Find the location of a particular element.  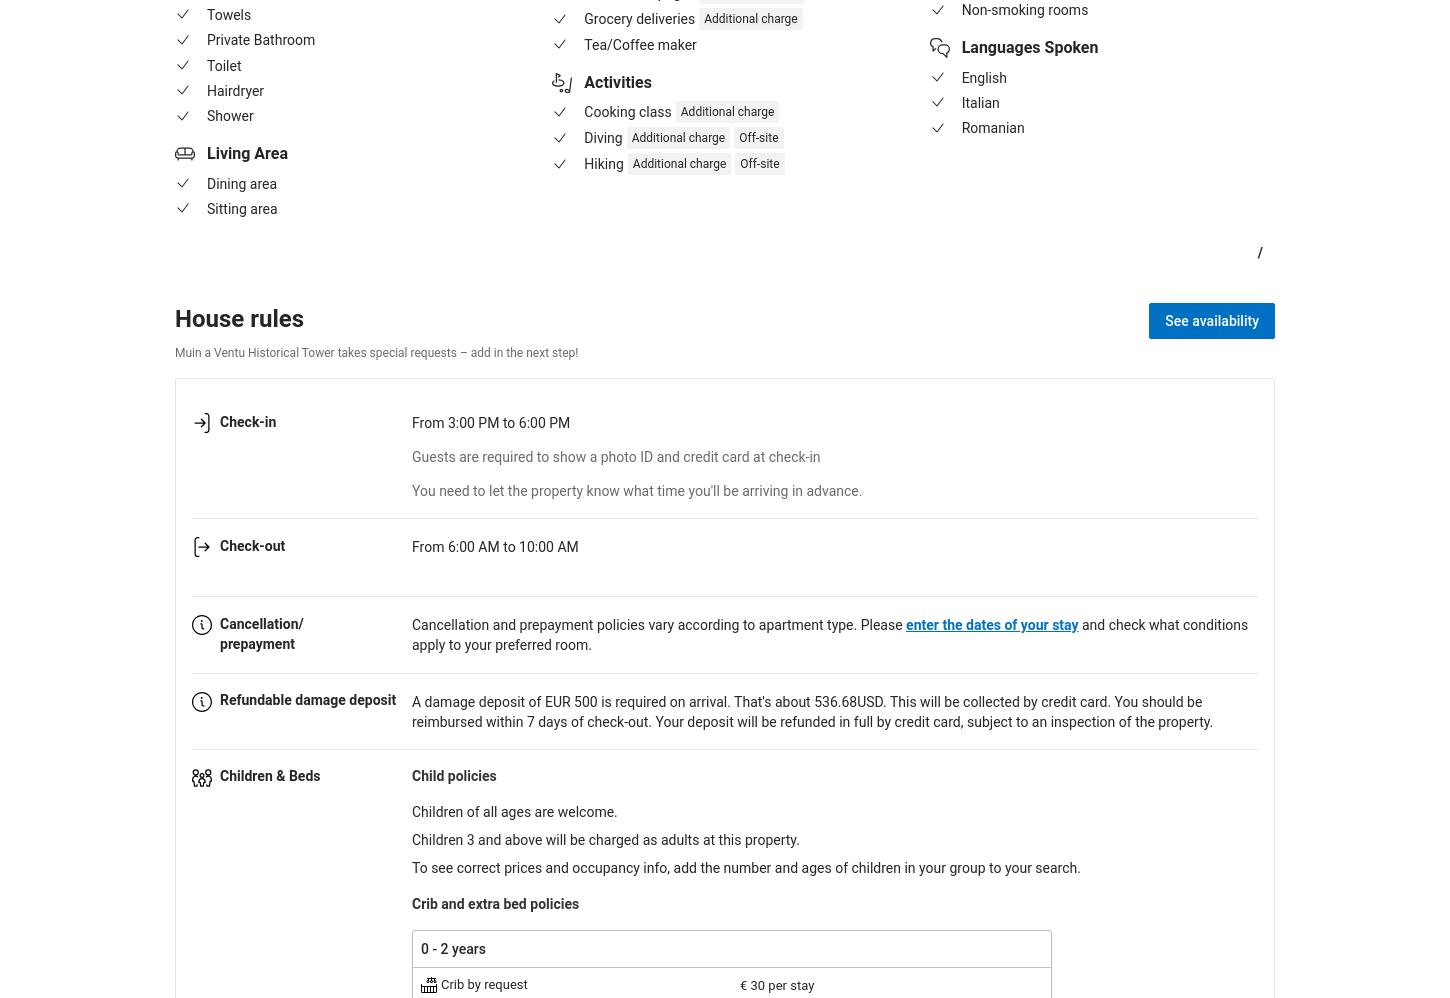

'From 3:00 PM to 6:00 PM' is located at coordinates (490, 422).